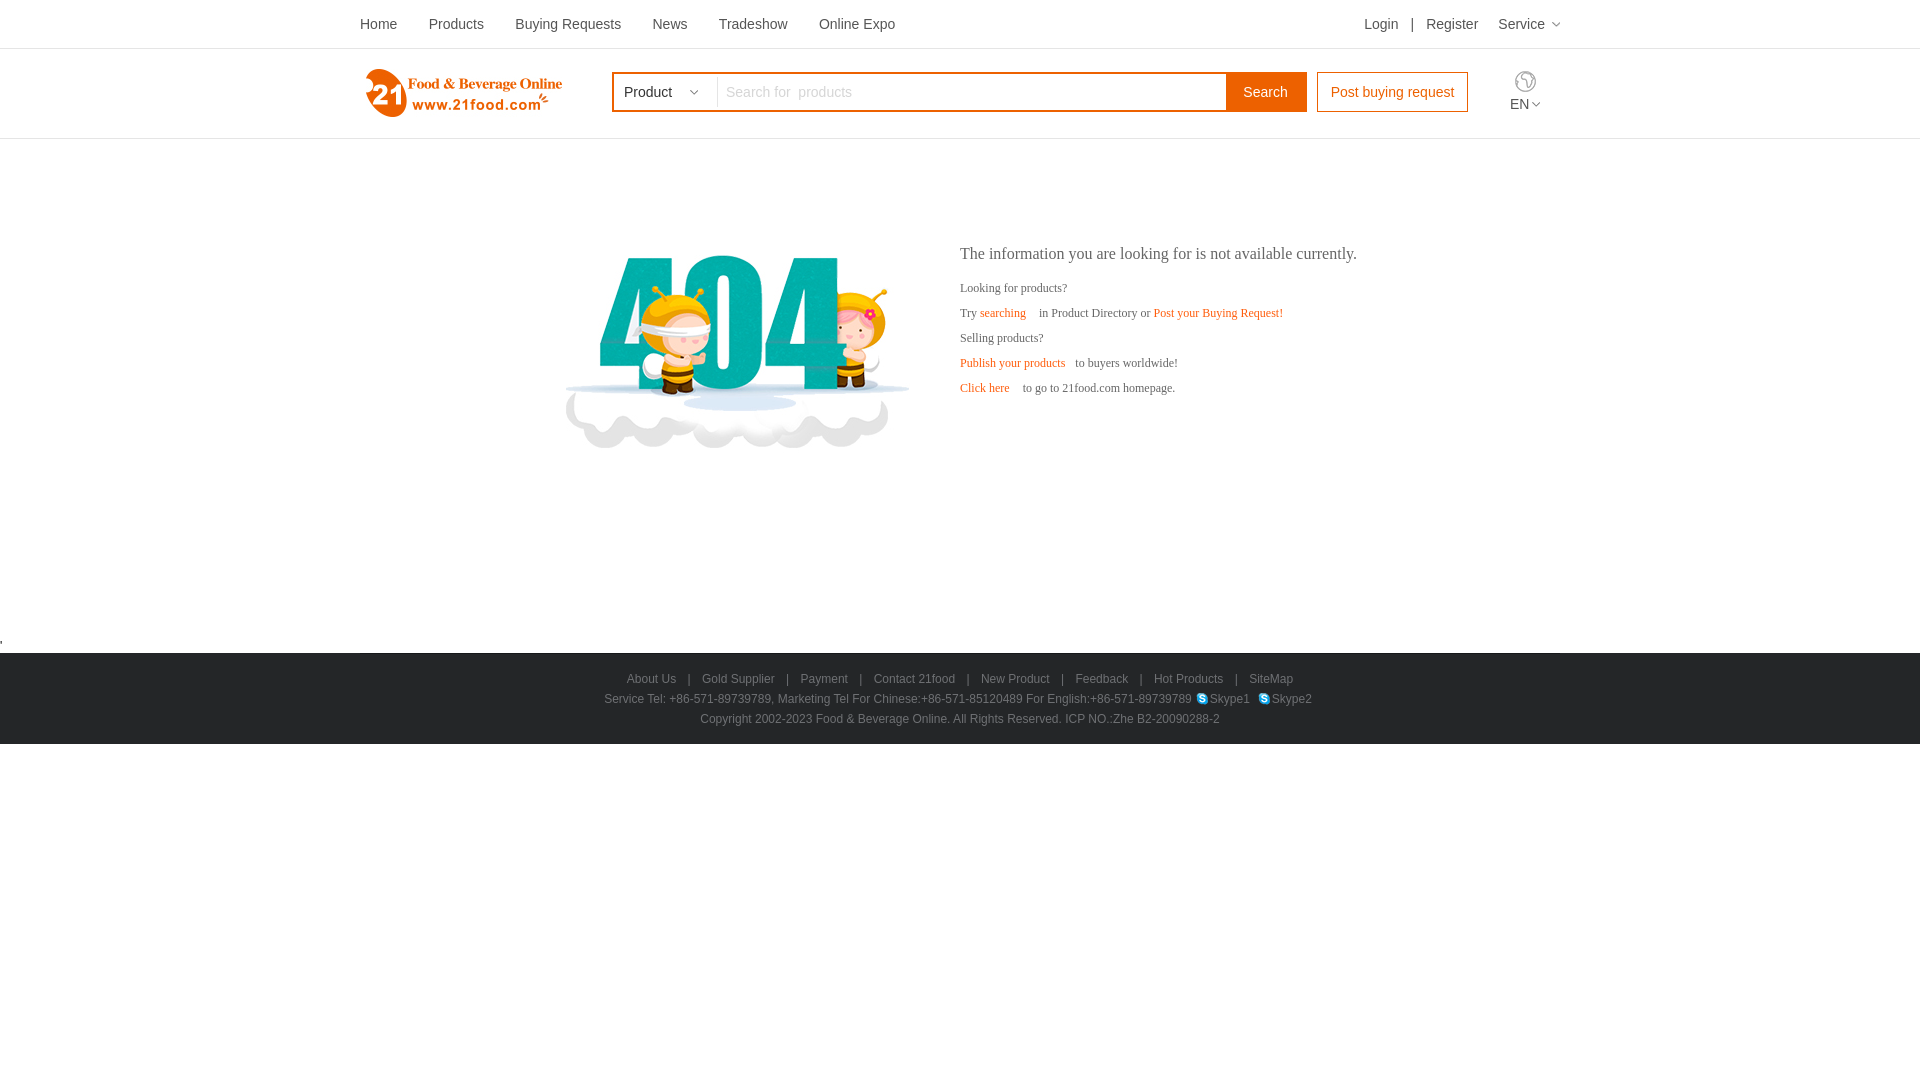  Describe the element at coordinates (819, 23) in the screenshot. I see `'Online Expo'` at that location.